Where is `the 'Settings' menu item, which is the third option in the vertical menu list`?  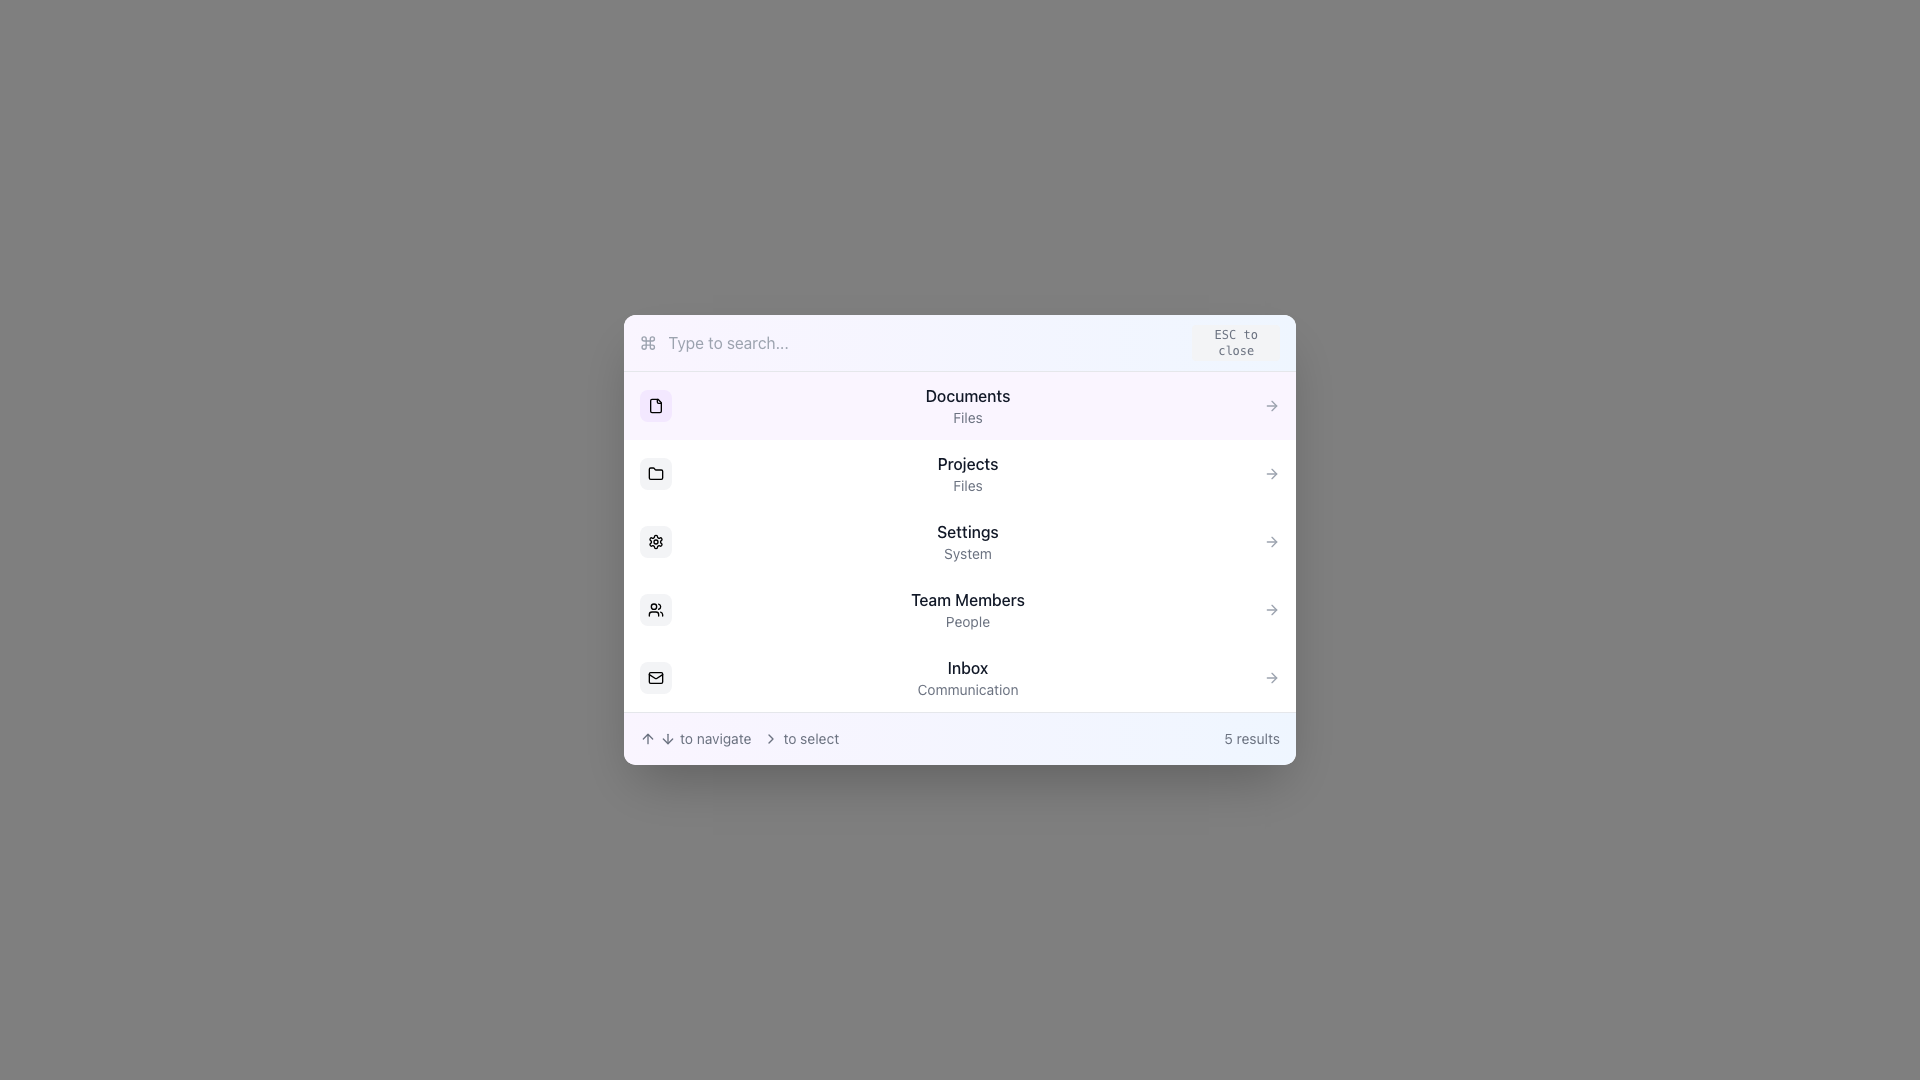
the 'Settings' menu item, which is the third option in the vertical menu list is located at coordinates (968, 542).